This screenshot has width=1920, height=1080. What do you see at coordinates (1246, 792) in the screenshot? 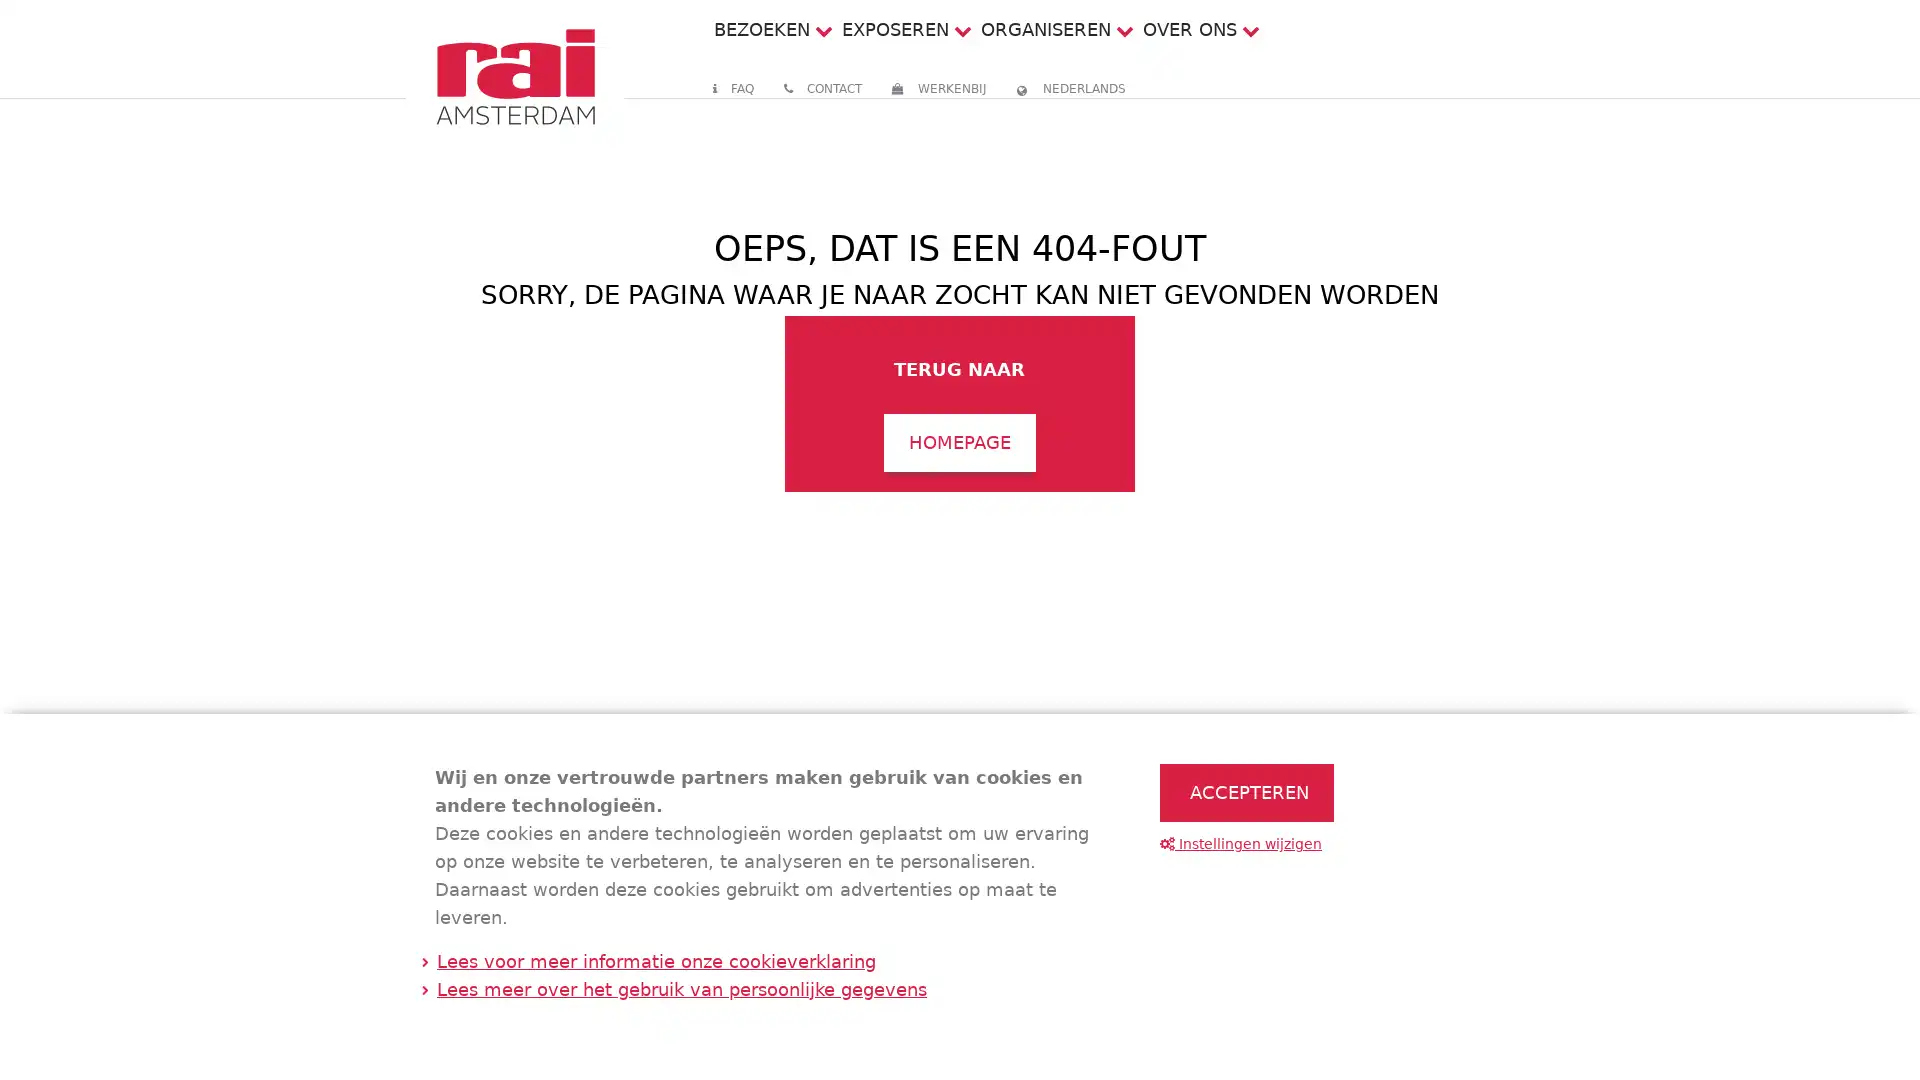
I see `ACCEPTEREN` at bounding box center [1246, 792].